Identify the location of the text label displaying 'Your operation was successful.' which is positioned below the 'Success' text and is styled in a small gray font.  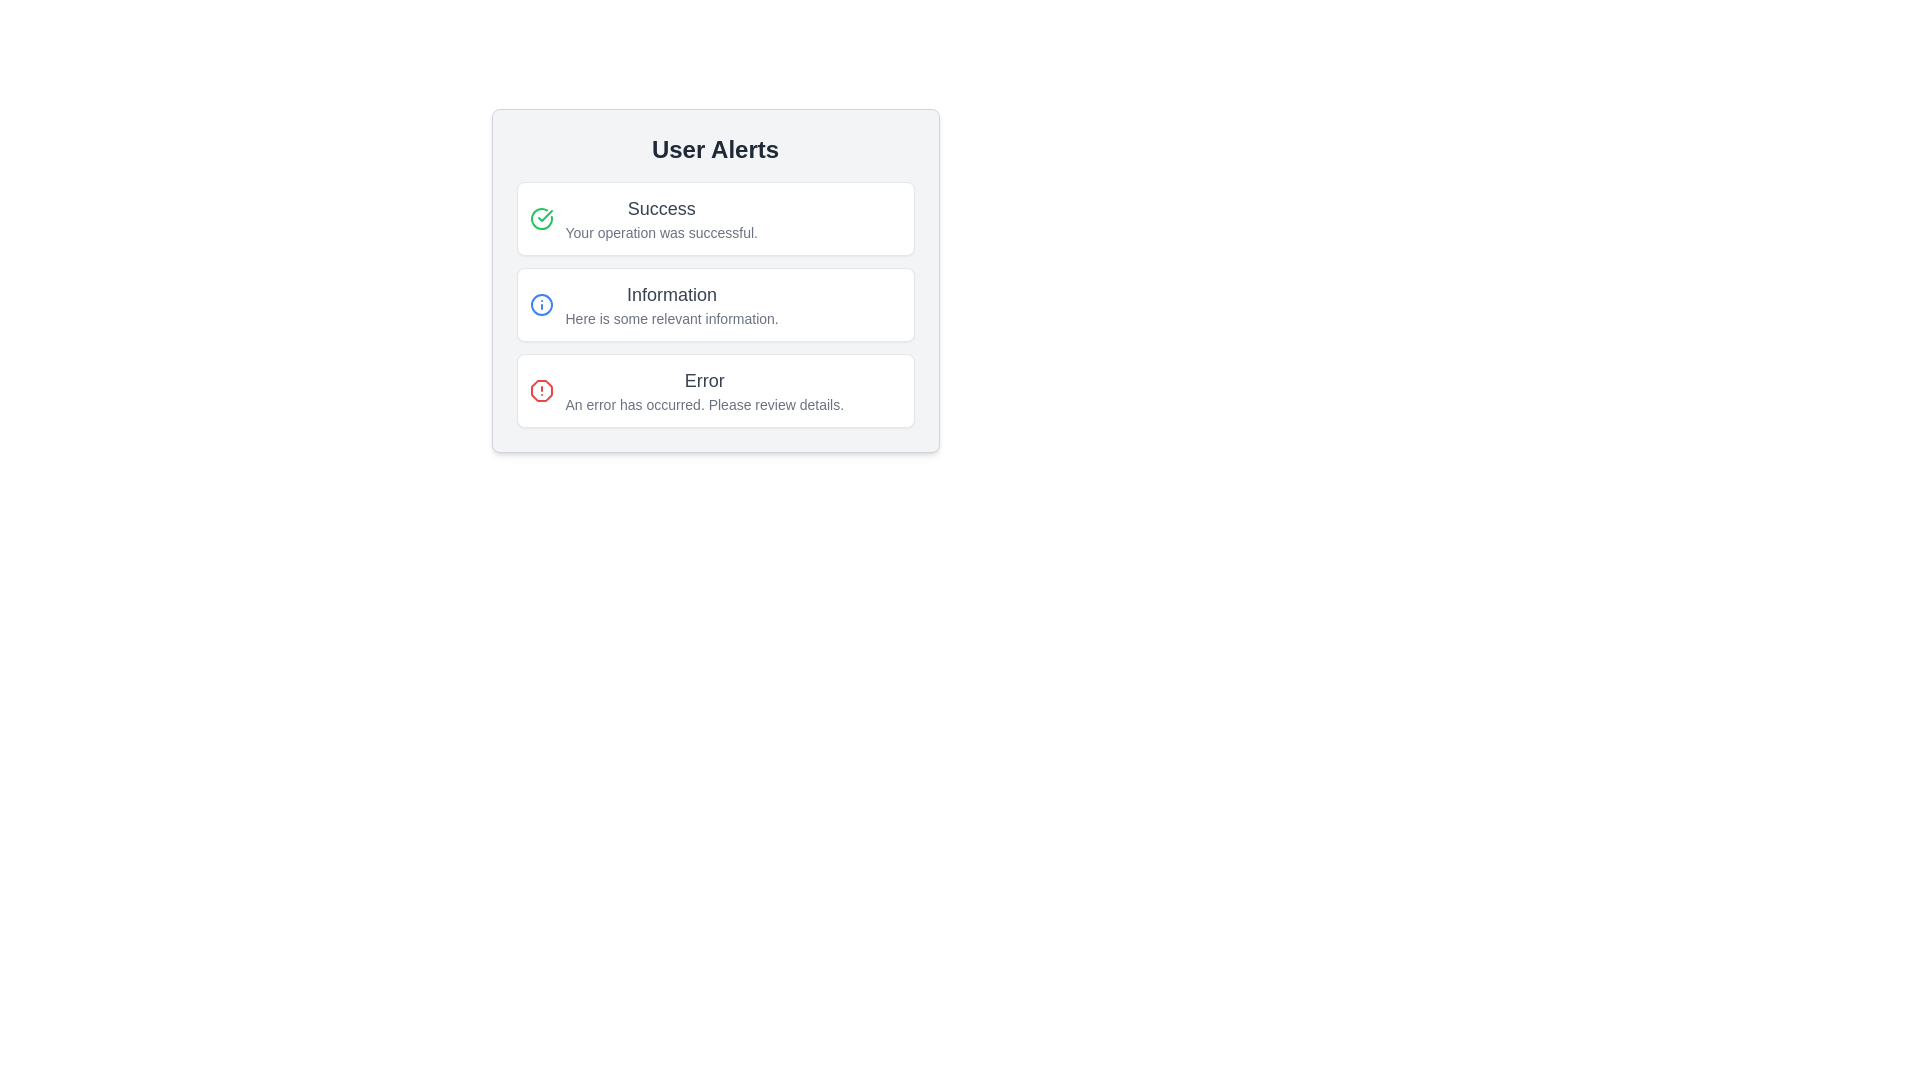
(661, 231).